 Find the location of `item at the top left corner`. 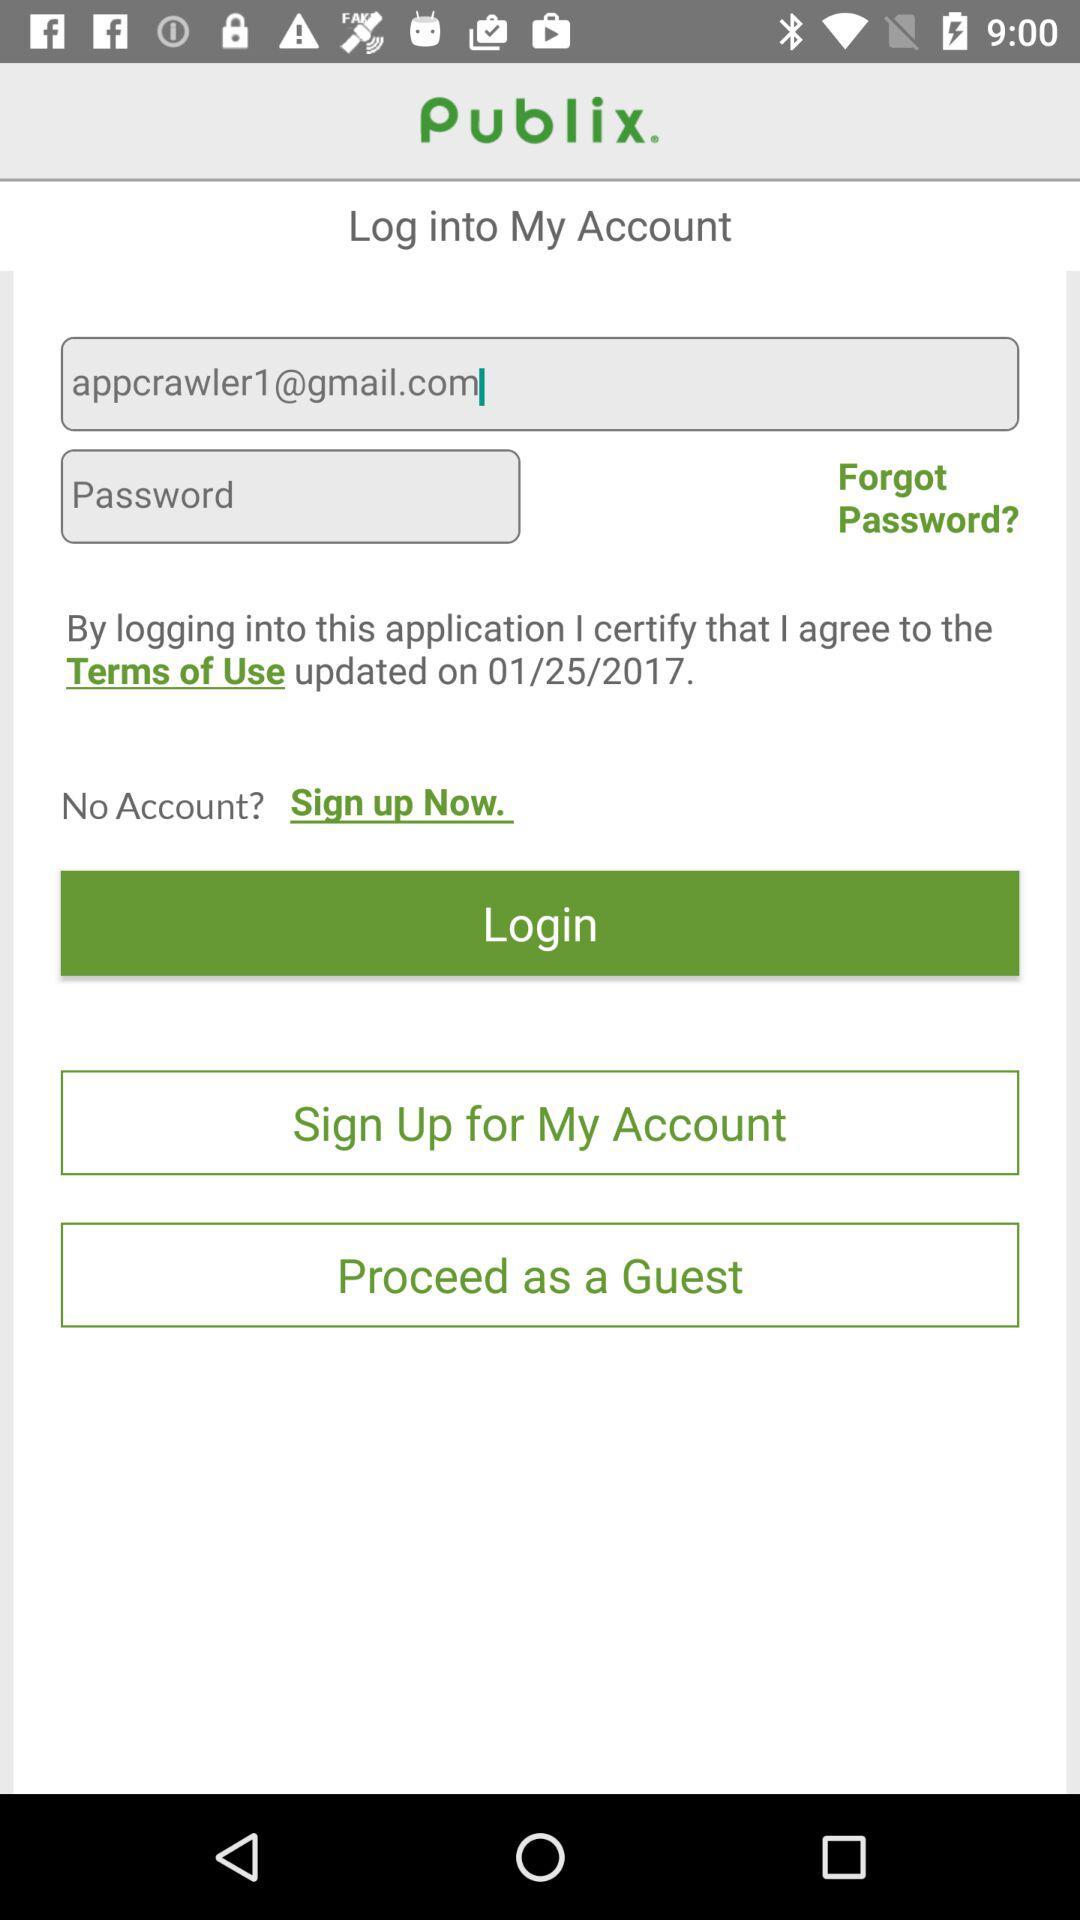

item at the top left corner is located at coordinates (290, 499).